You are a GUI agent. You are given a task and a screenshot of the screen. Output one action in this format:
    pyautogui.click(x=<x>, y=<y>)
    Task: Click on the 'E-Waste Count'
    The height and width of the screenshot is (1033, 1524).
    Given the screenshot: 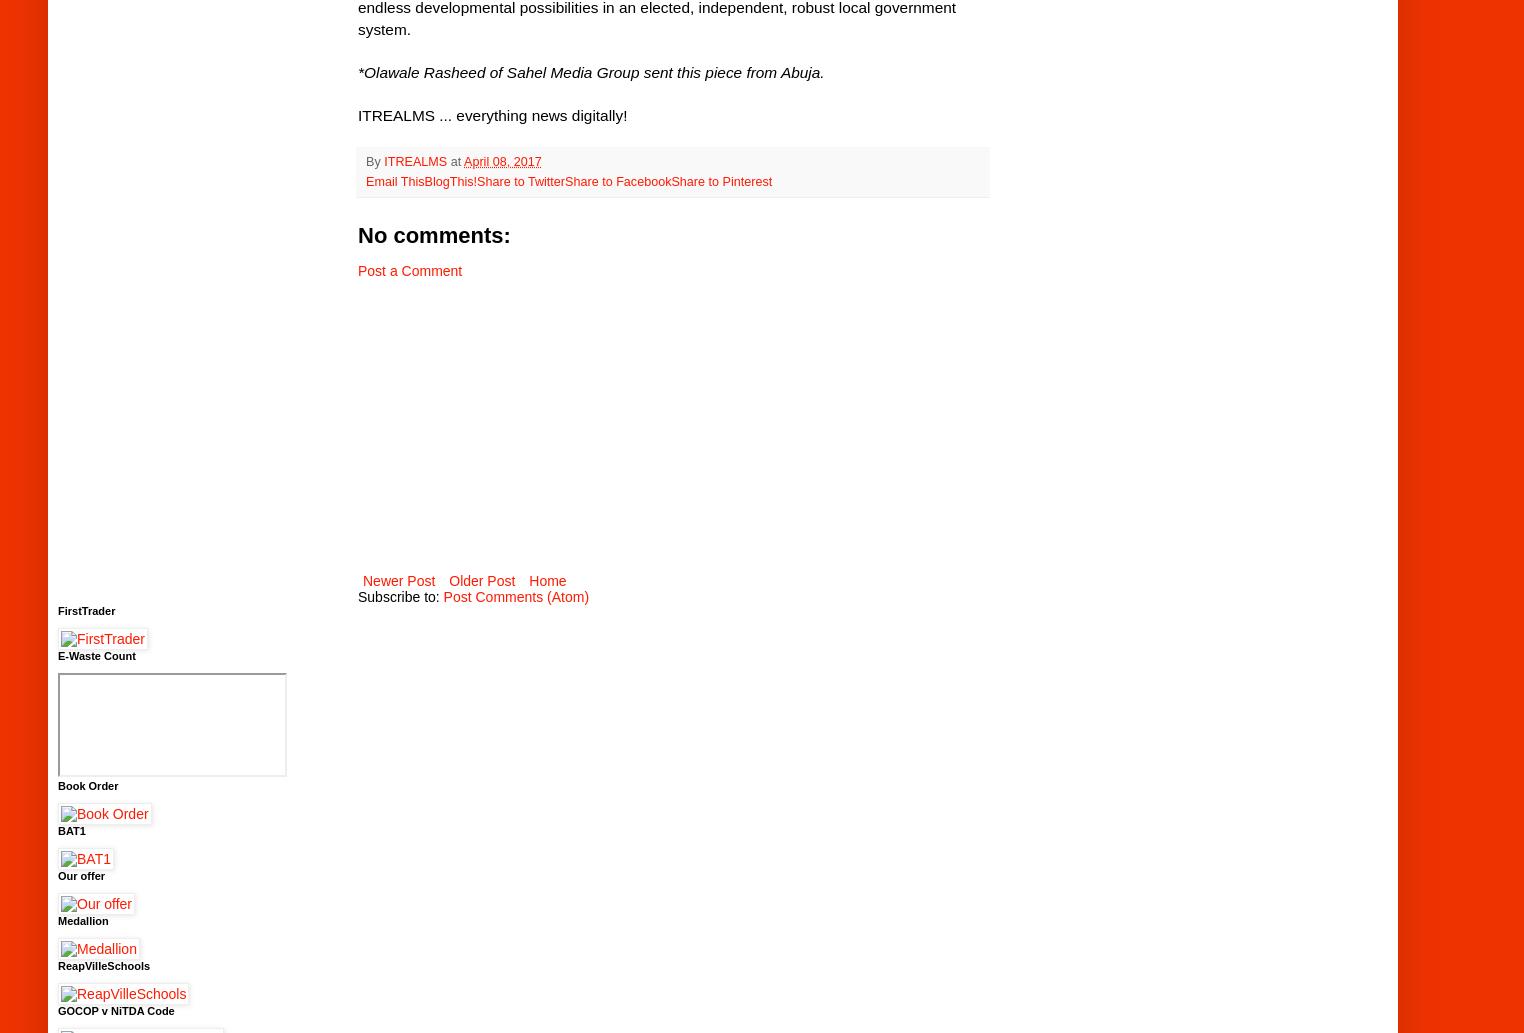 What is the action you would take?
    pyautogui.click(x=96, y=654)
    